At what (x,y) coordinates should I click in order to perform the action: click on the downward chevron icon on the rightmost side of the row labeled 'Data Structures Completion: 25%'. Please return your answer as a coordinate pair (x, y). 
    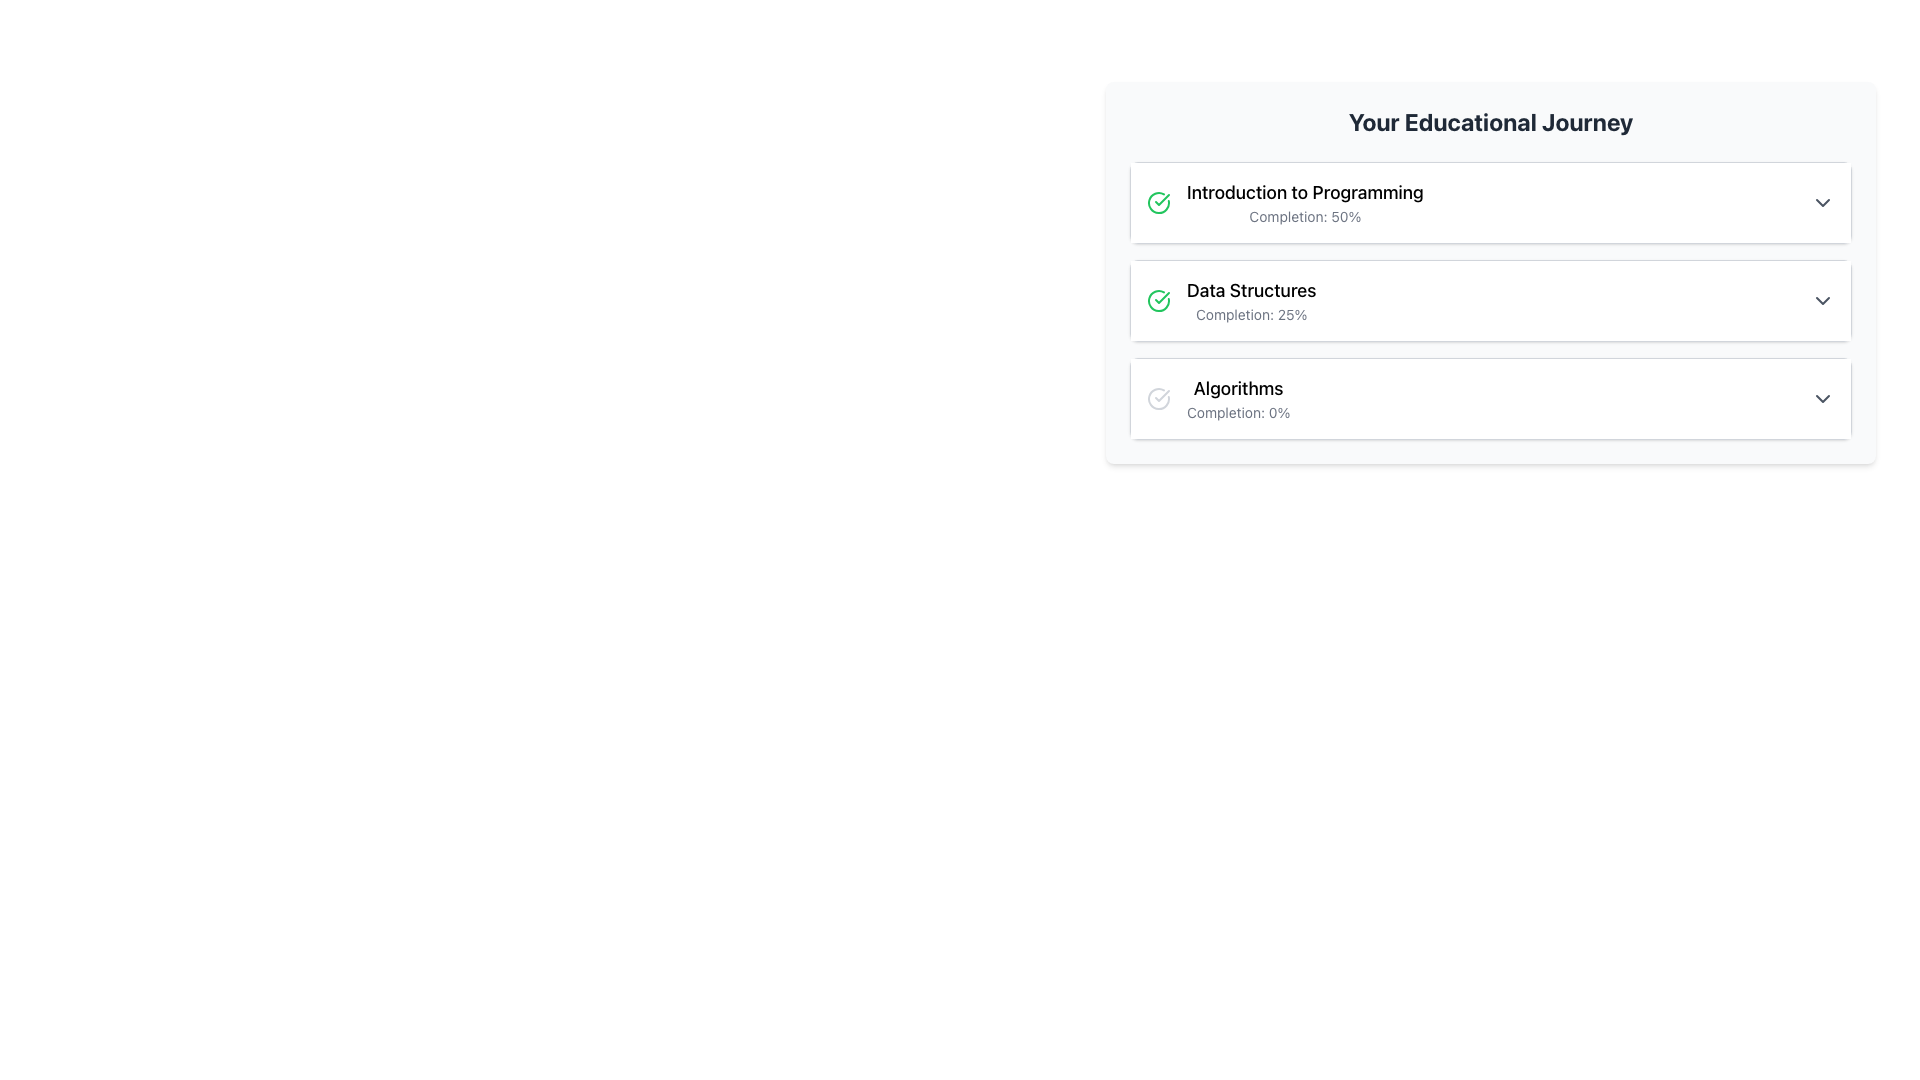
    Looking at the image, I should click on (1823, 300).